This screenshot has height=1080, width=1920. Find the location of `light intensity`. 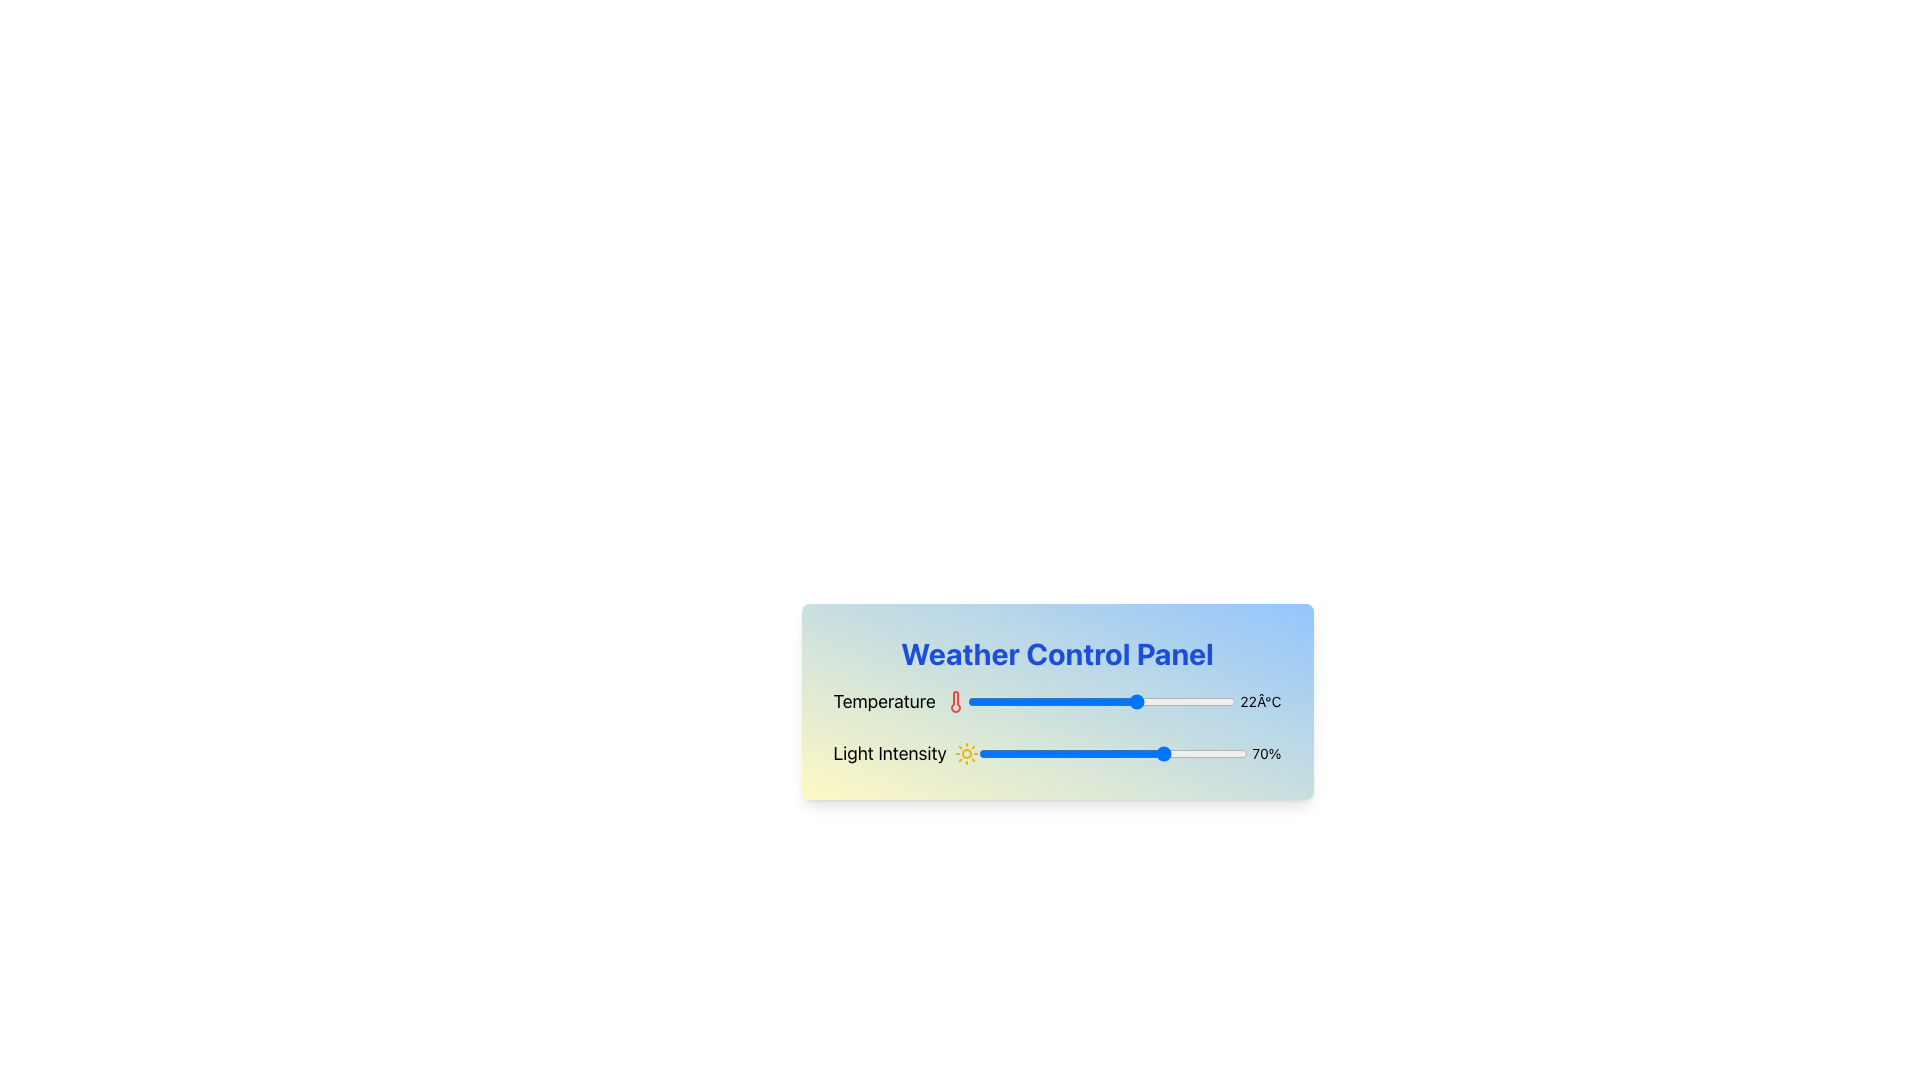

light intensity is located at coordinates (1155, 753).